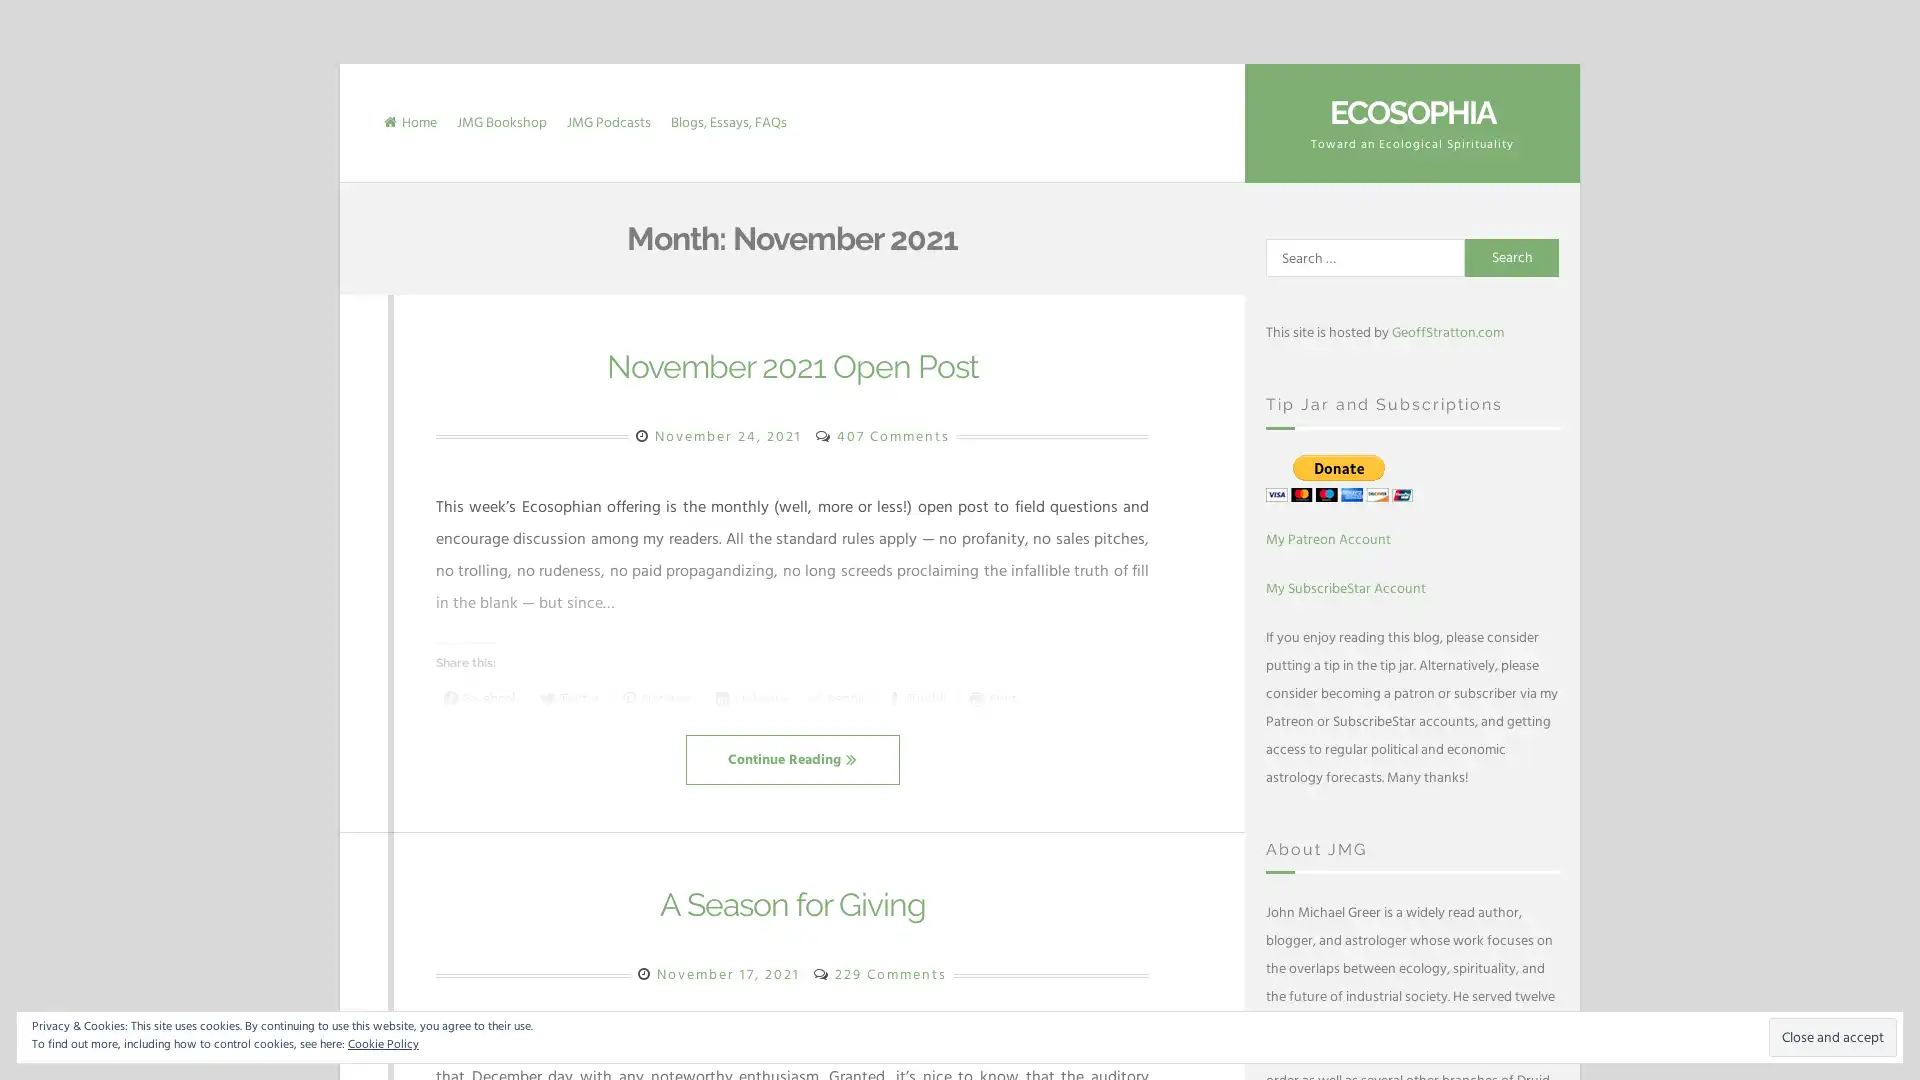  Describe the element at coordinates (1833, 1036) in the screenshot. I see `Close and accept` at that location.